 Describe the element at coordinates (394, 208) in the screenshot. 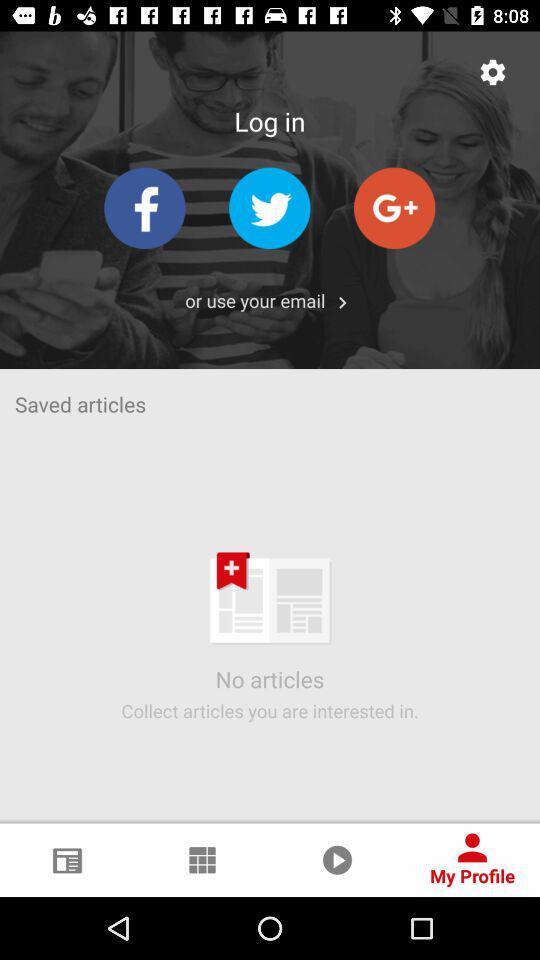

I see `choose g+` at that location.